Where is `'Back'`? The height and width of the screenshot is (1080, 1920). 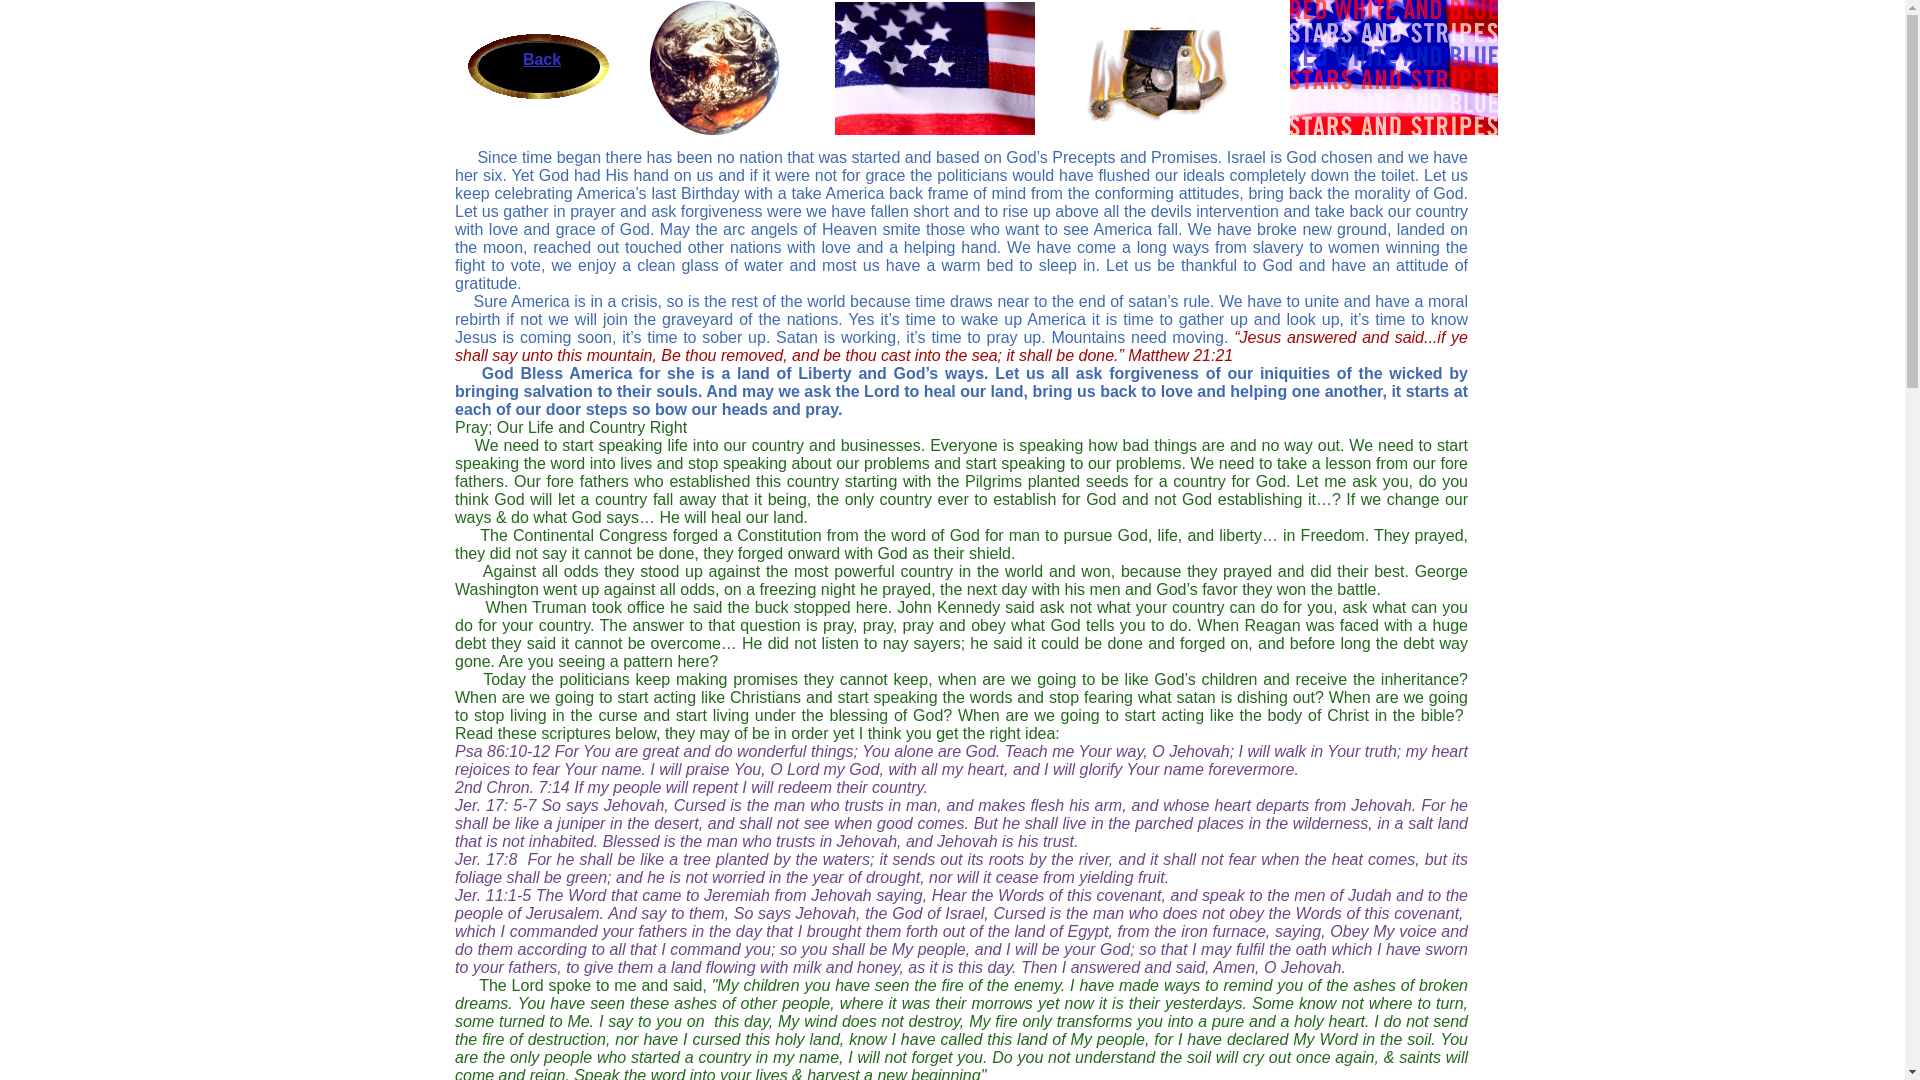
'Back' is located at coordinates (523, 58).